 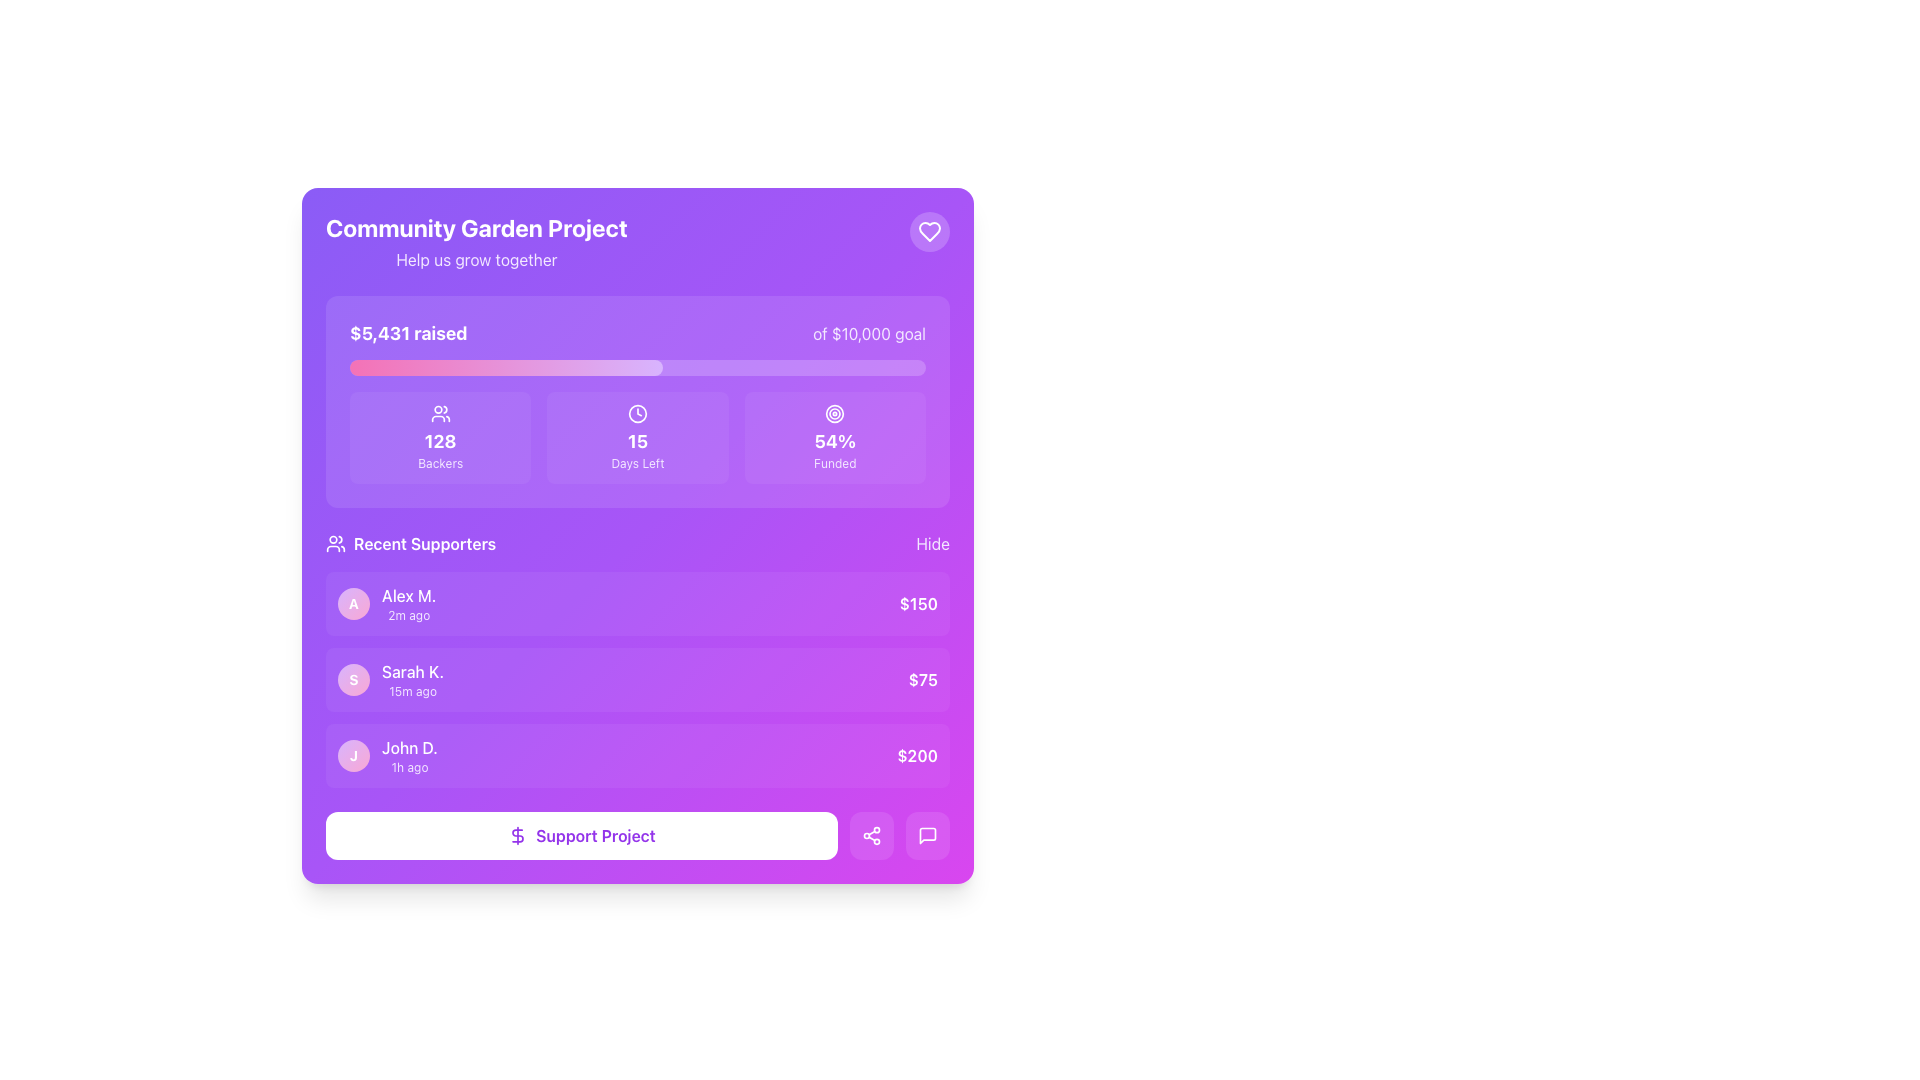 I want to click on the highlighted entry in the list of recent supporters that shows the name 'Sarah K.', the time '15m ago', and the contribution amount '$75', so click(x=637, y=678).